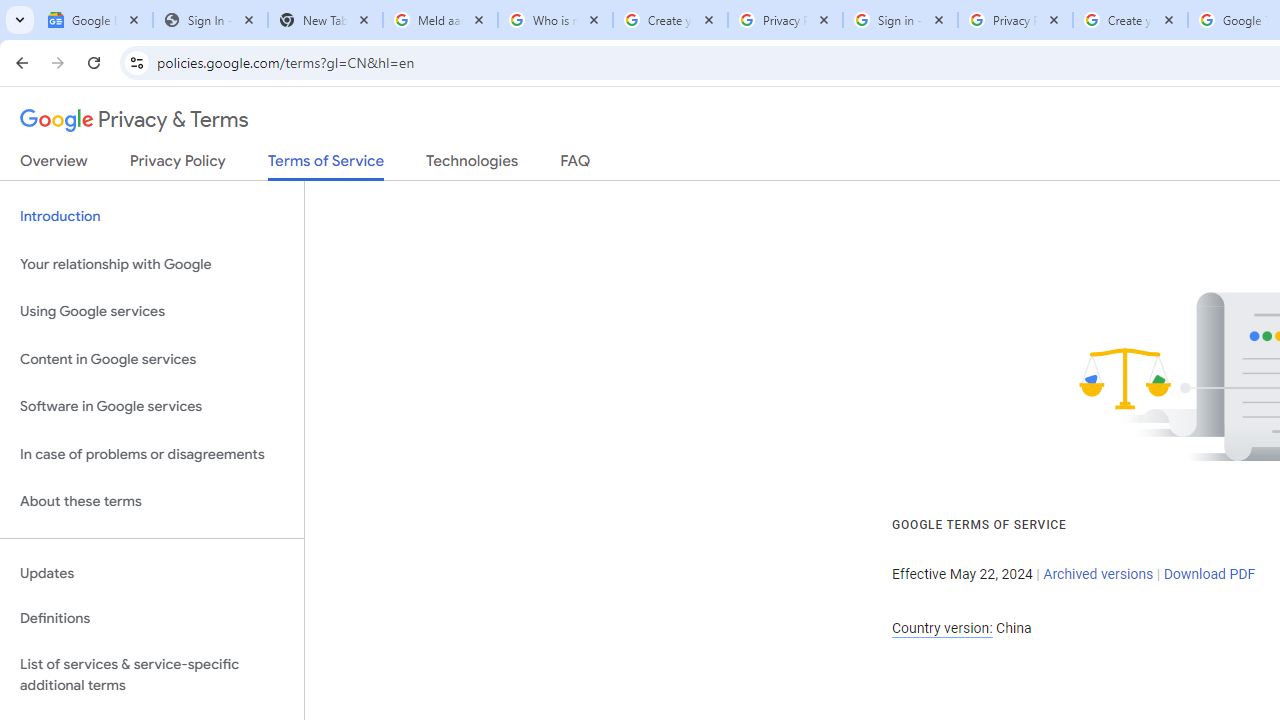  Describe the element at coordinates (151, 406) in the screenshot. I see `'Software in Google services'` at that location.